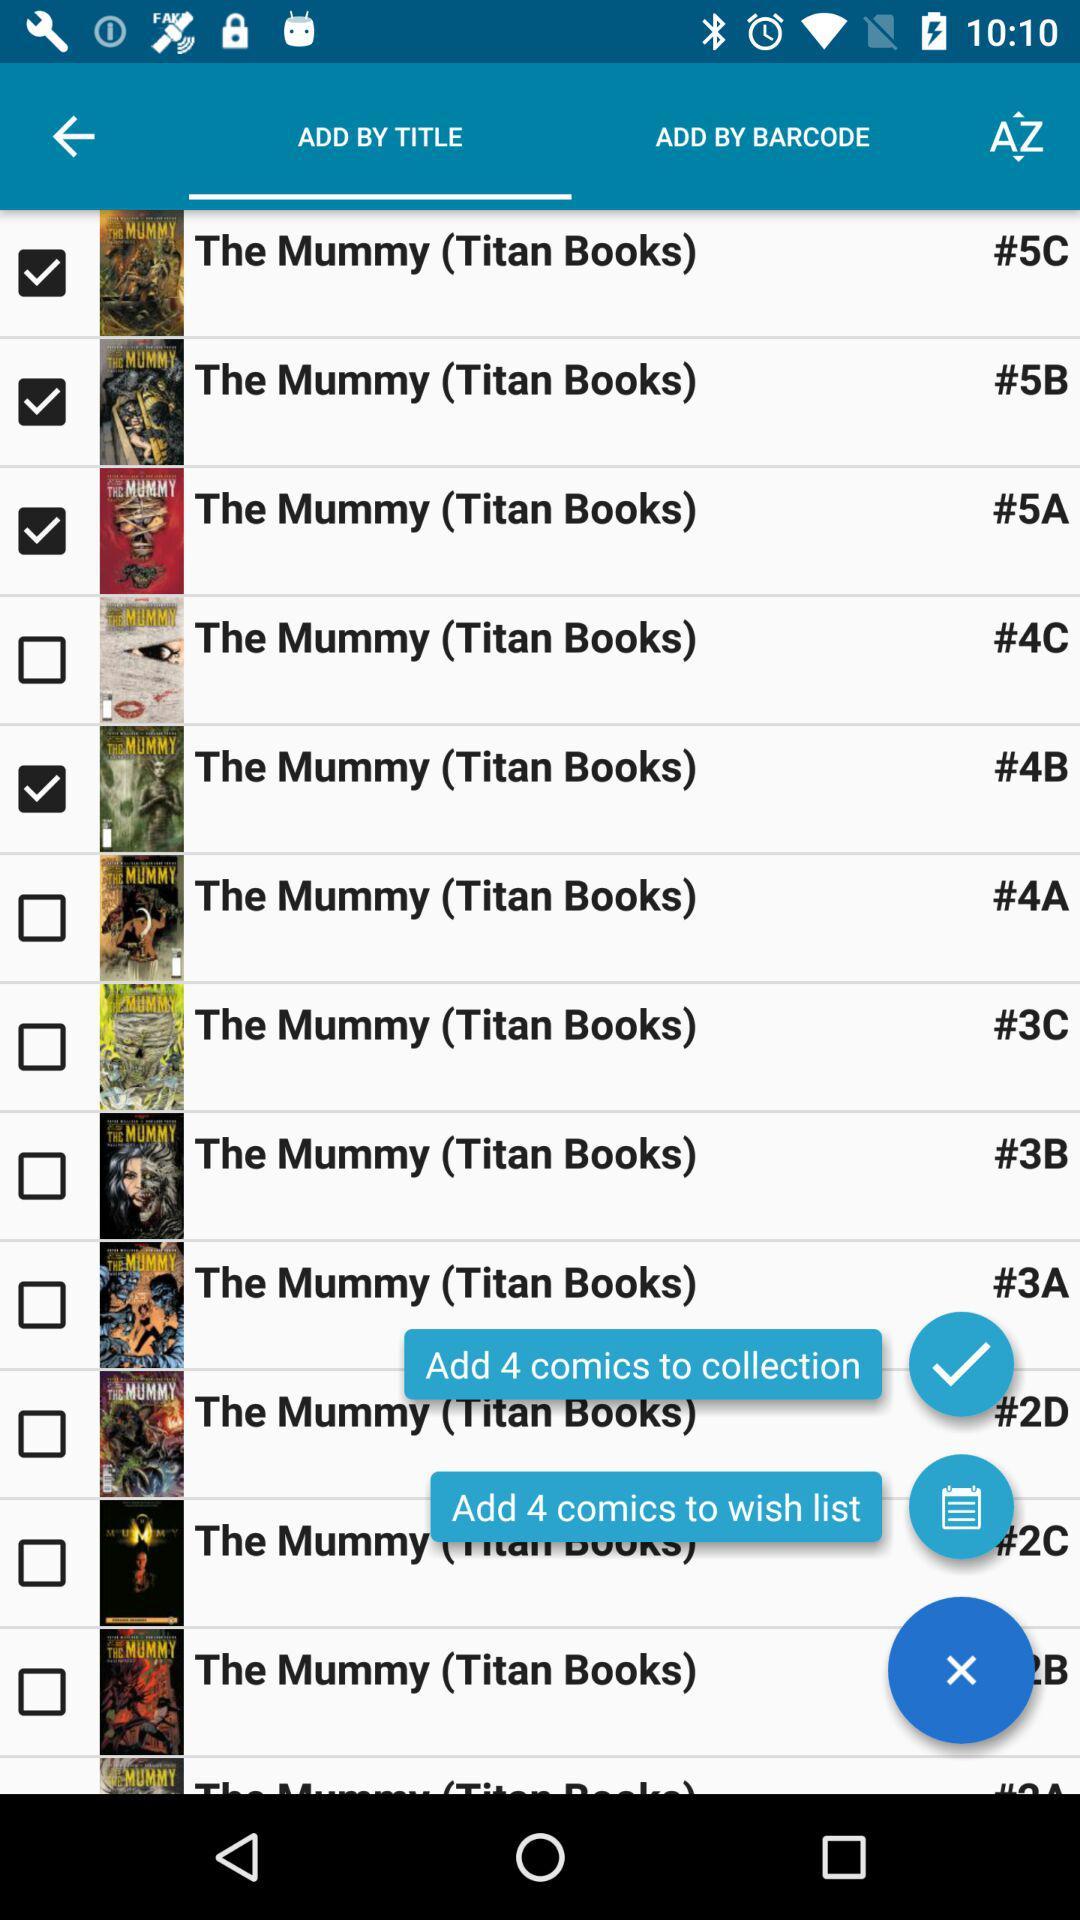  What do you see at coordinates (960, 1363) in the screenshot?
I see `selected items` at bounding box center [960, 1363].